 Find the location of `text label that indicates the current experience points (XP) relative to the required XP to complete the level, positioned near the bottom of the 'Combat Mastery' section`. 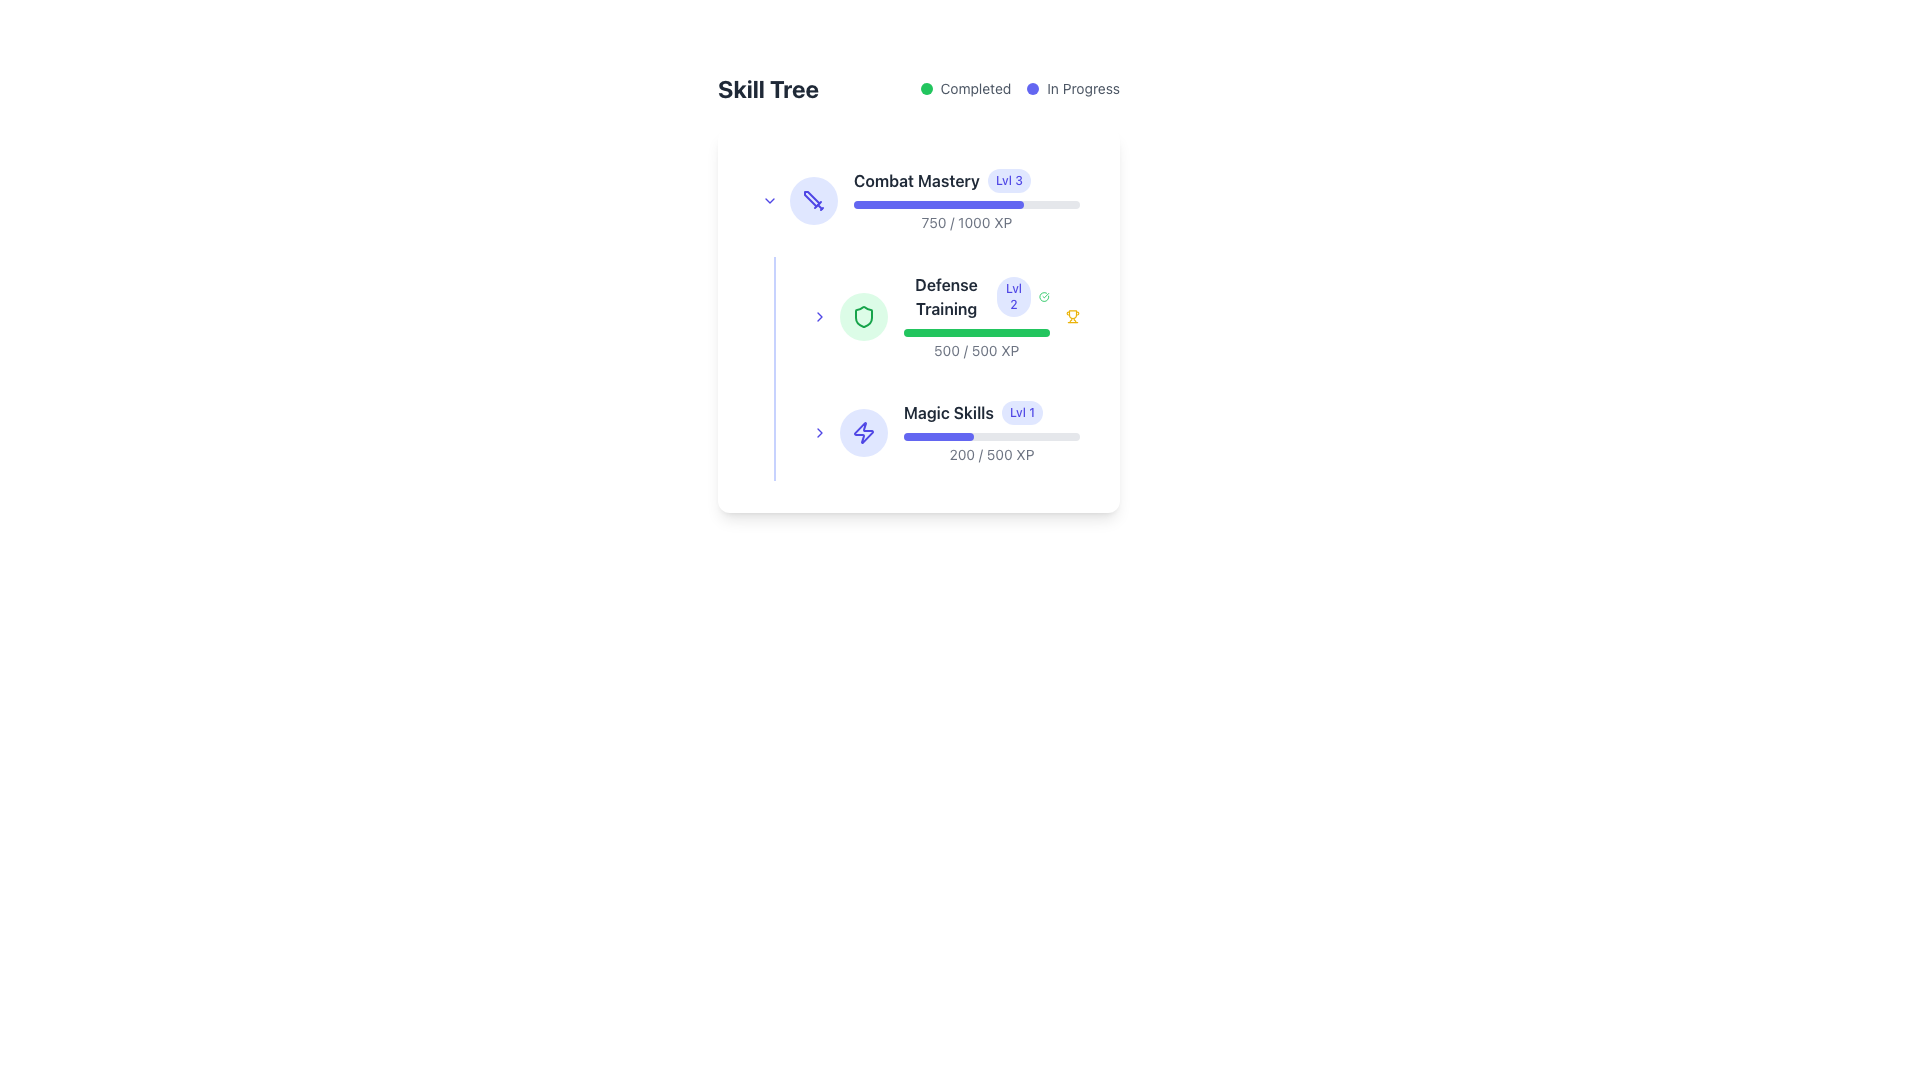

text label that indicates the current experience points (XP) relative to the required XP to complete the level, positioned near the bottom of the 'Combat Mastery' section is located at coordinates (966, 223).